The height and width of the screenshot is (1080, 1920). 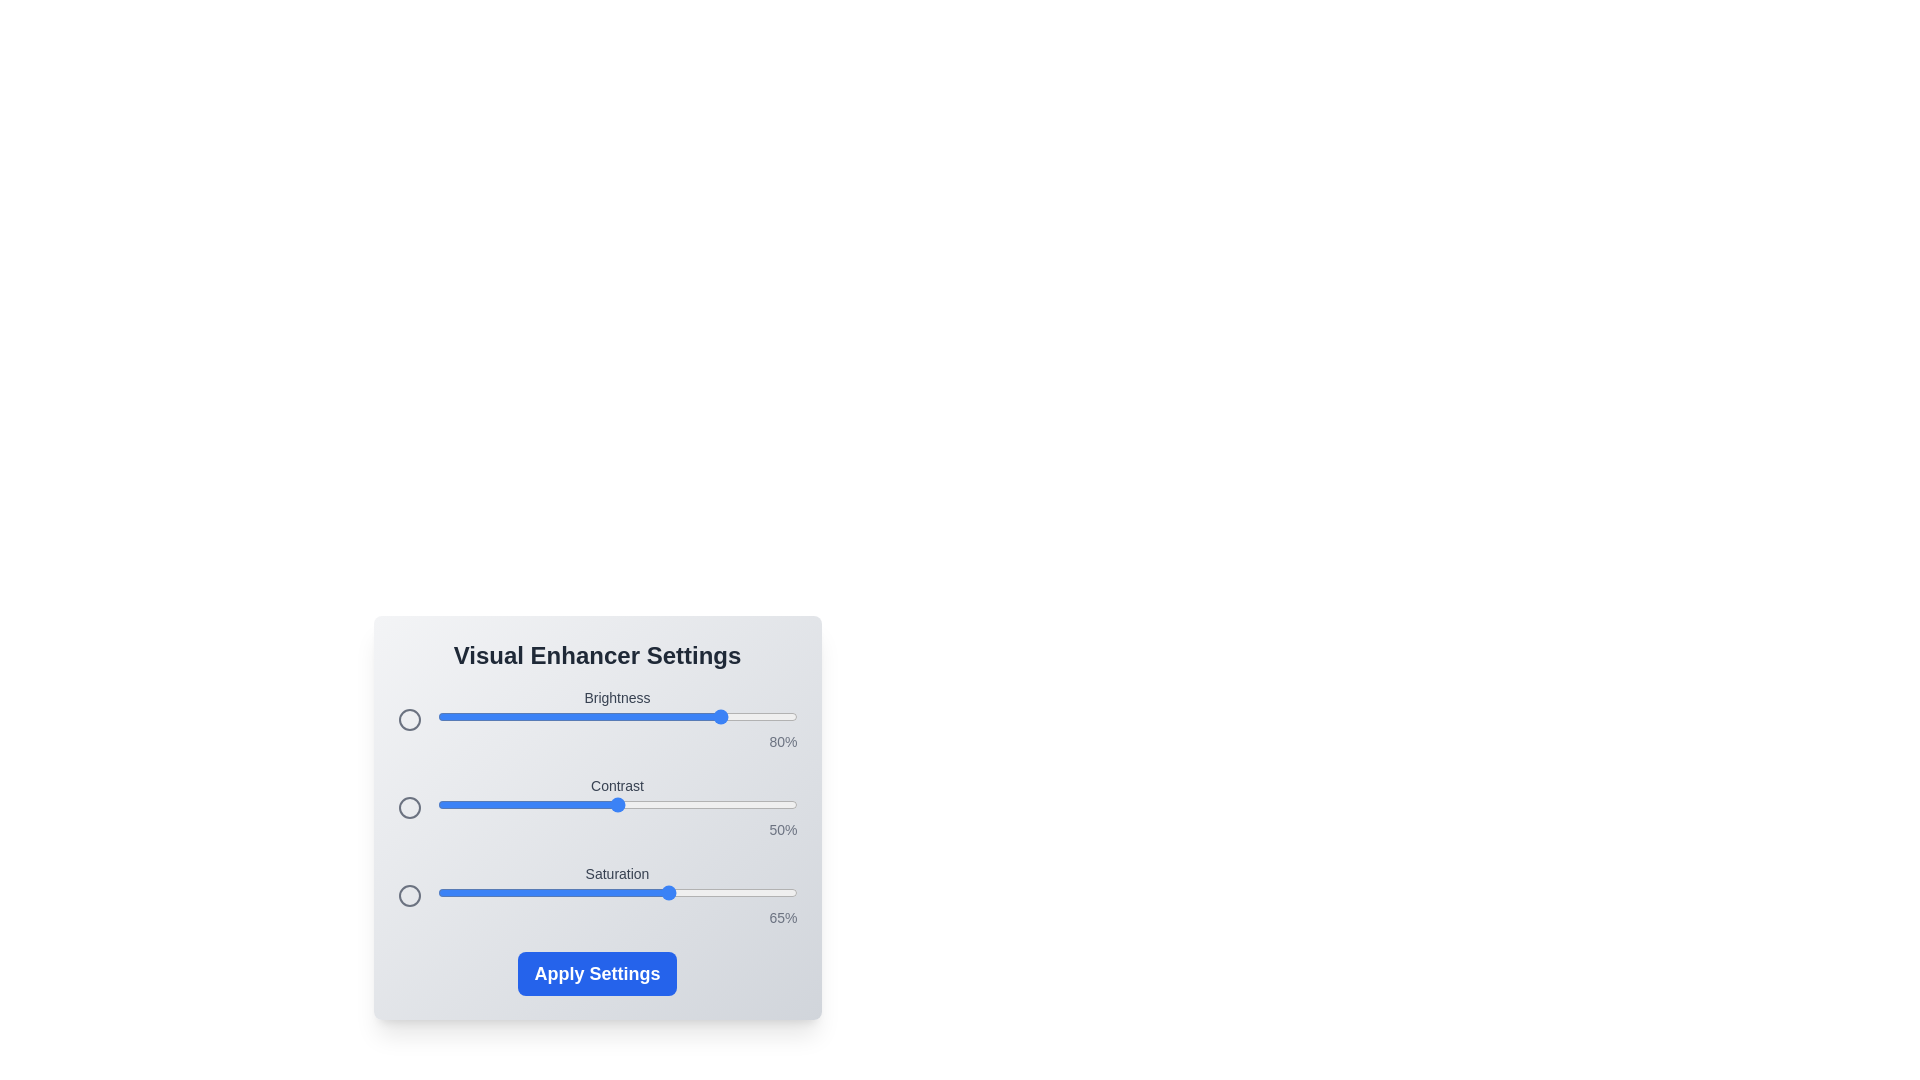 What do you see at coordinates (569, 804) in the screenshot?
I see `the 1 slider to 37%` at bounding box center [569, 804].